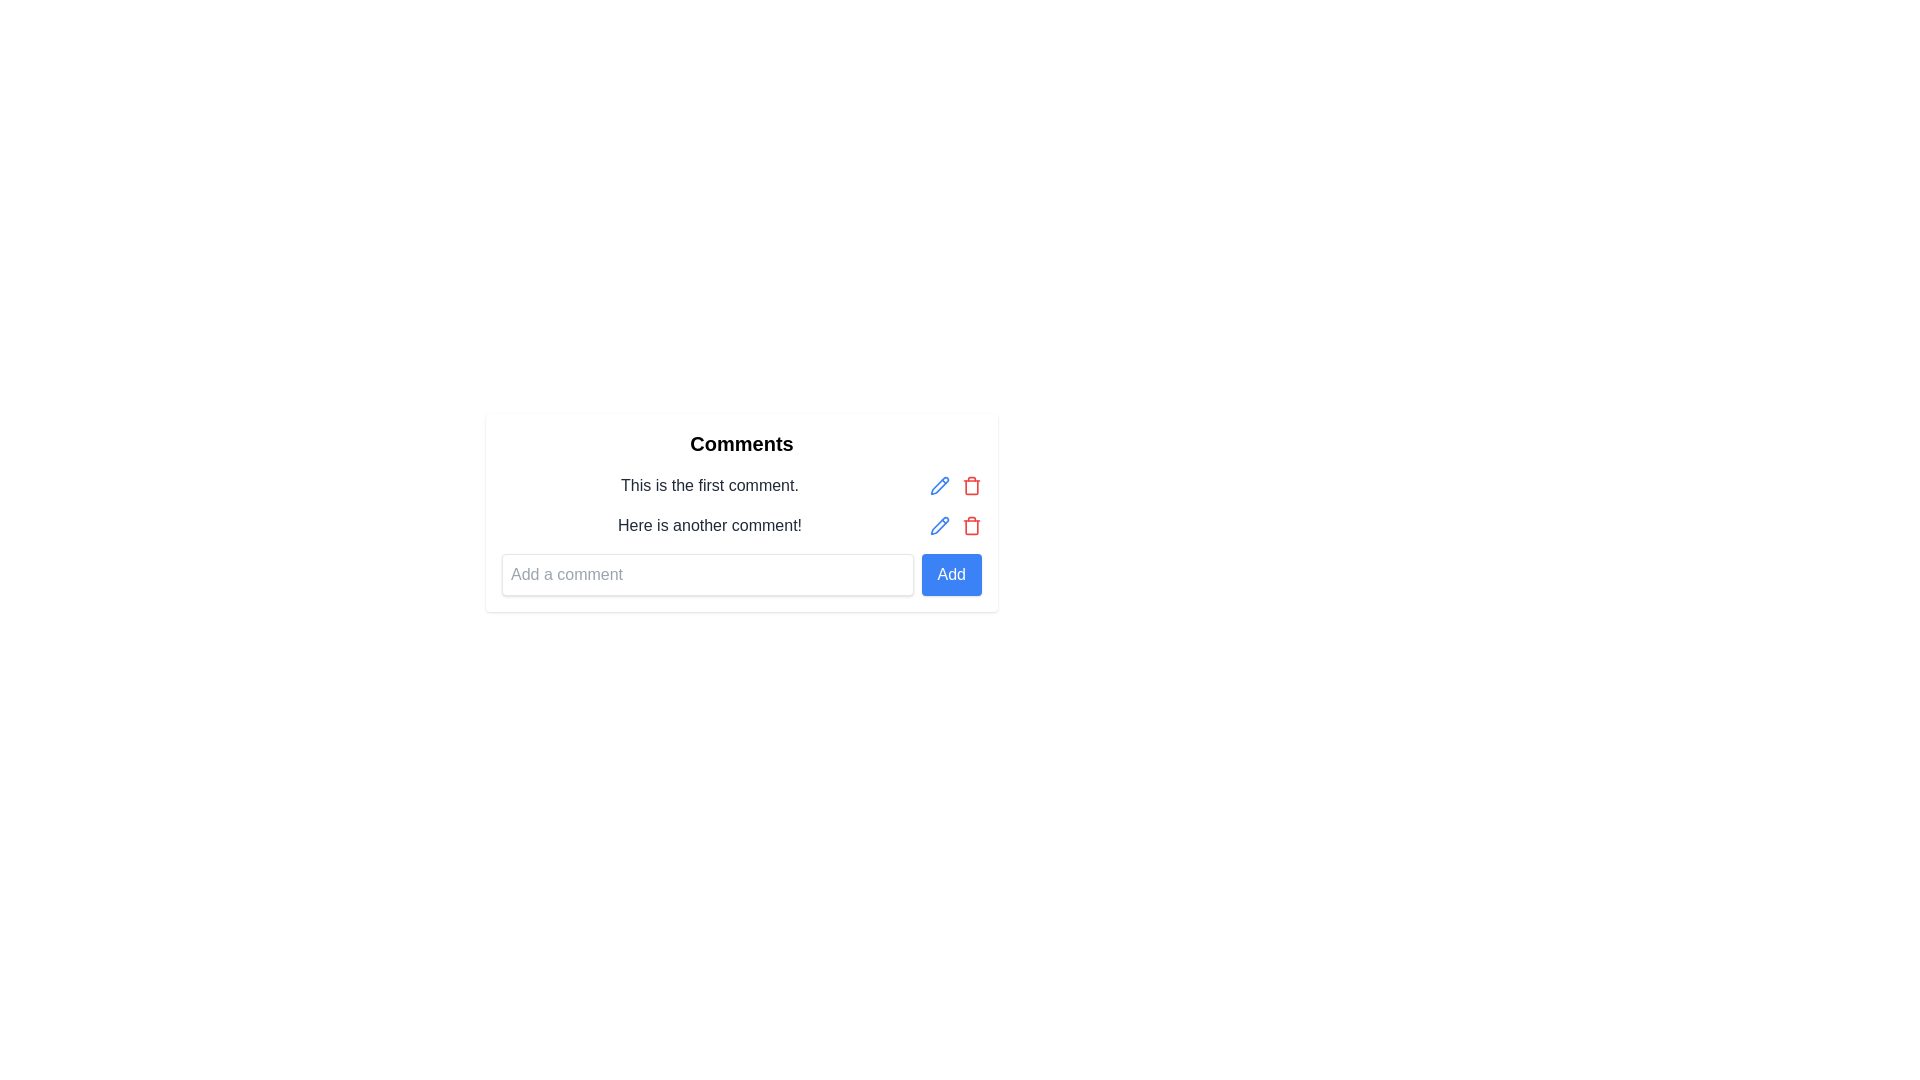 This screenshot has width=1920, height=1080. Describe the element at coordinates (741, 574) in the screenshot. I see `the input field for adding a comment, which is part of the Input and Submit Pair located at the bottom of the comments section` at that location.